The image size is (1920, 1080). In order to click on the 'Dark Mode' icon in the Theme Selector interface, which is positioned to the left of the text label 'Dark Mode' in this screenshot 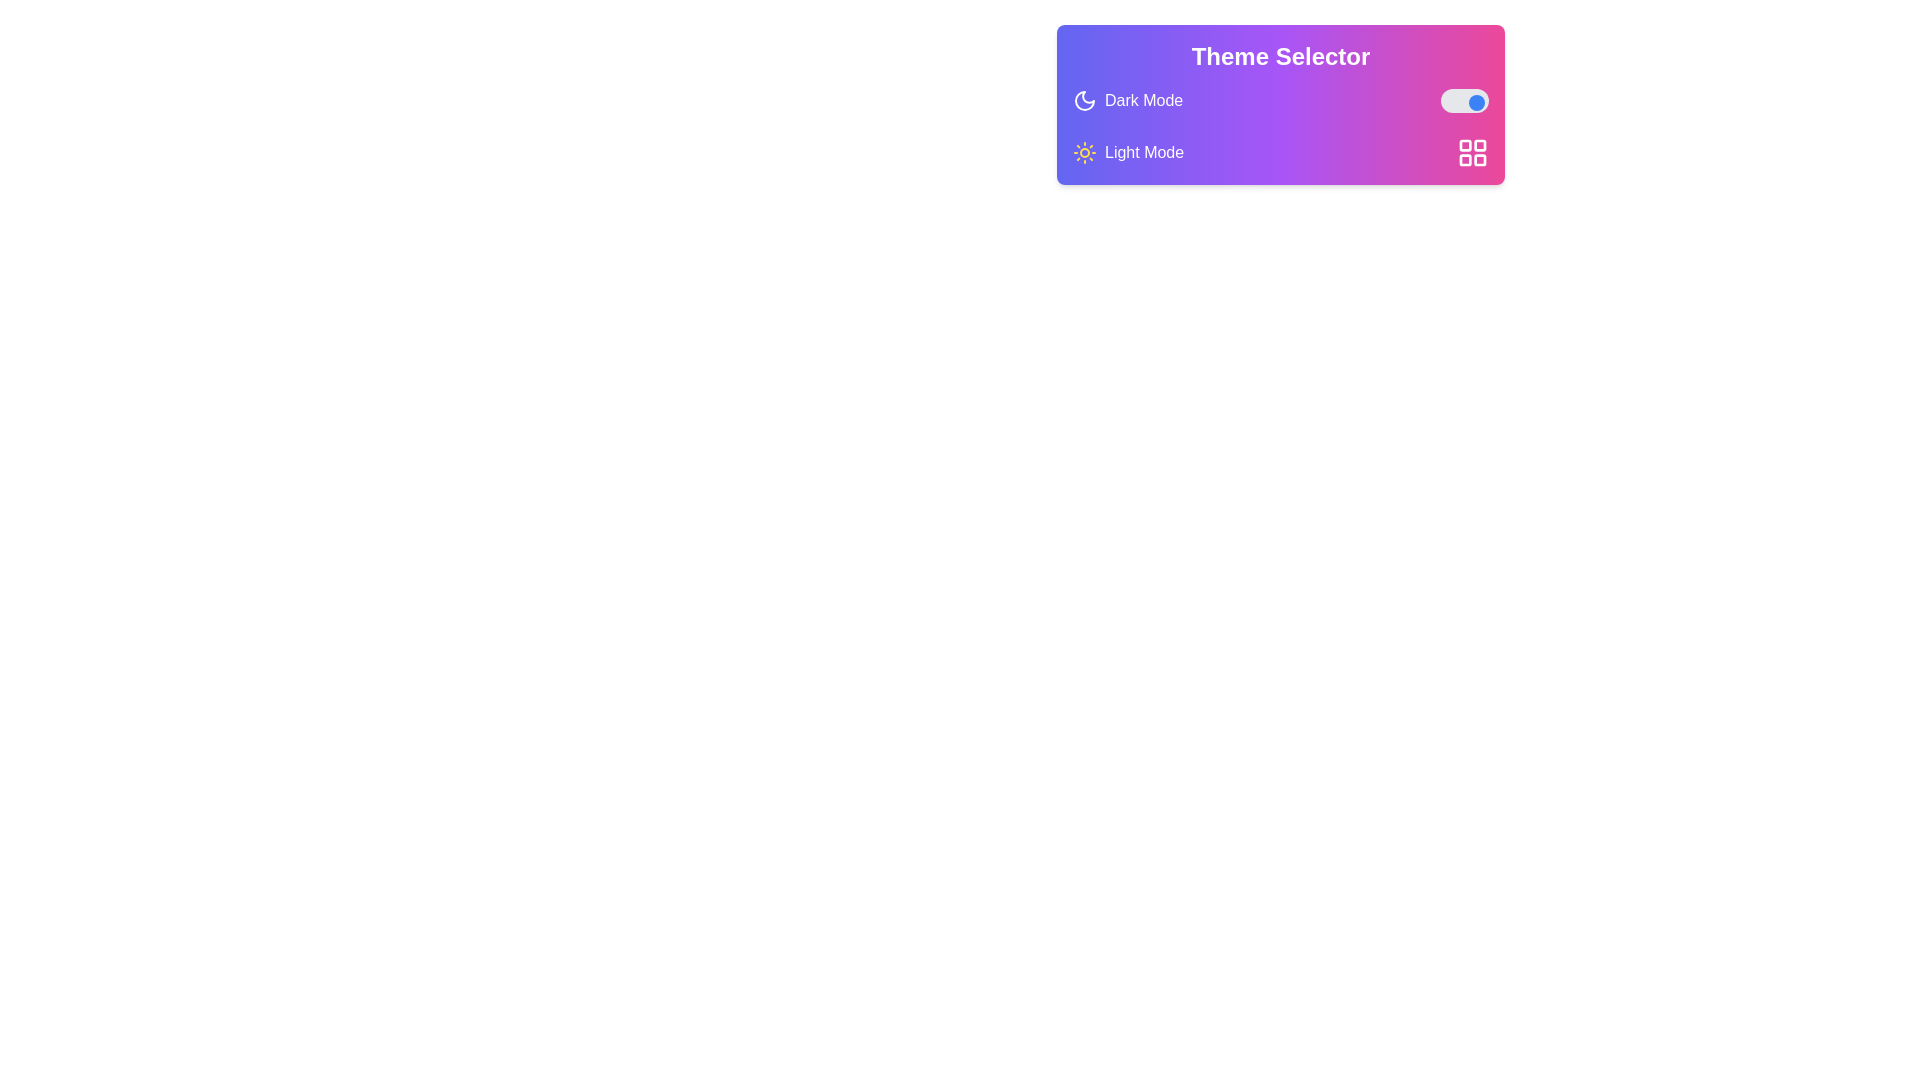, I will do `click(1083, 100)`.